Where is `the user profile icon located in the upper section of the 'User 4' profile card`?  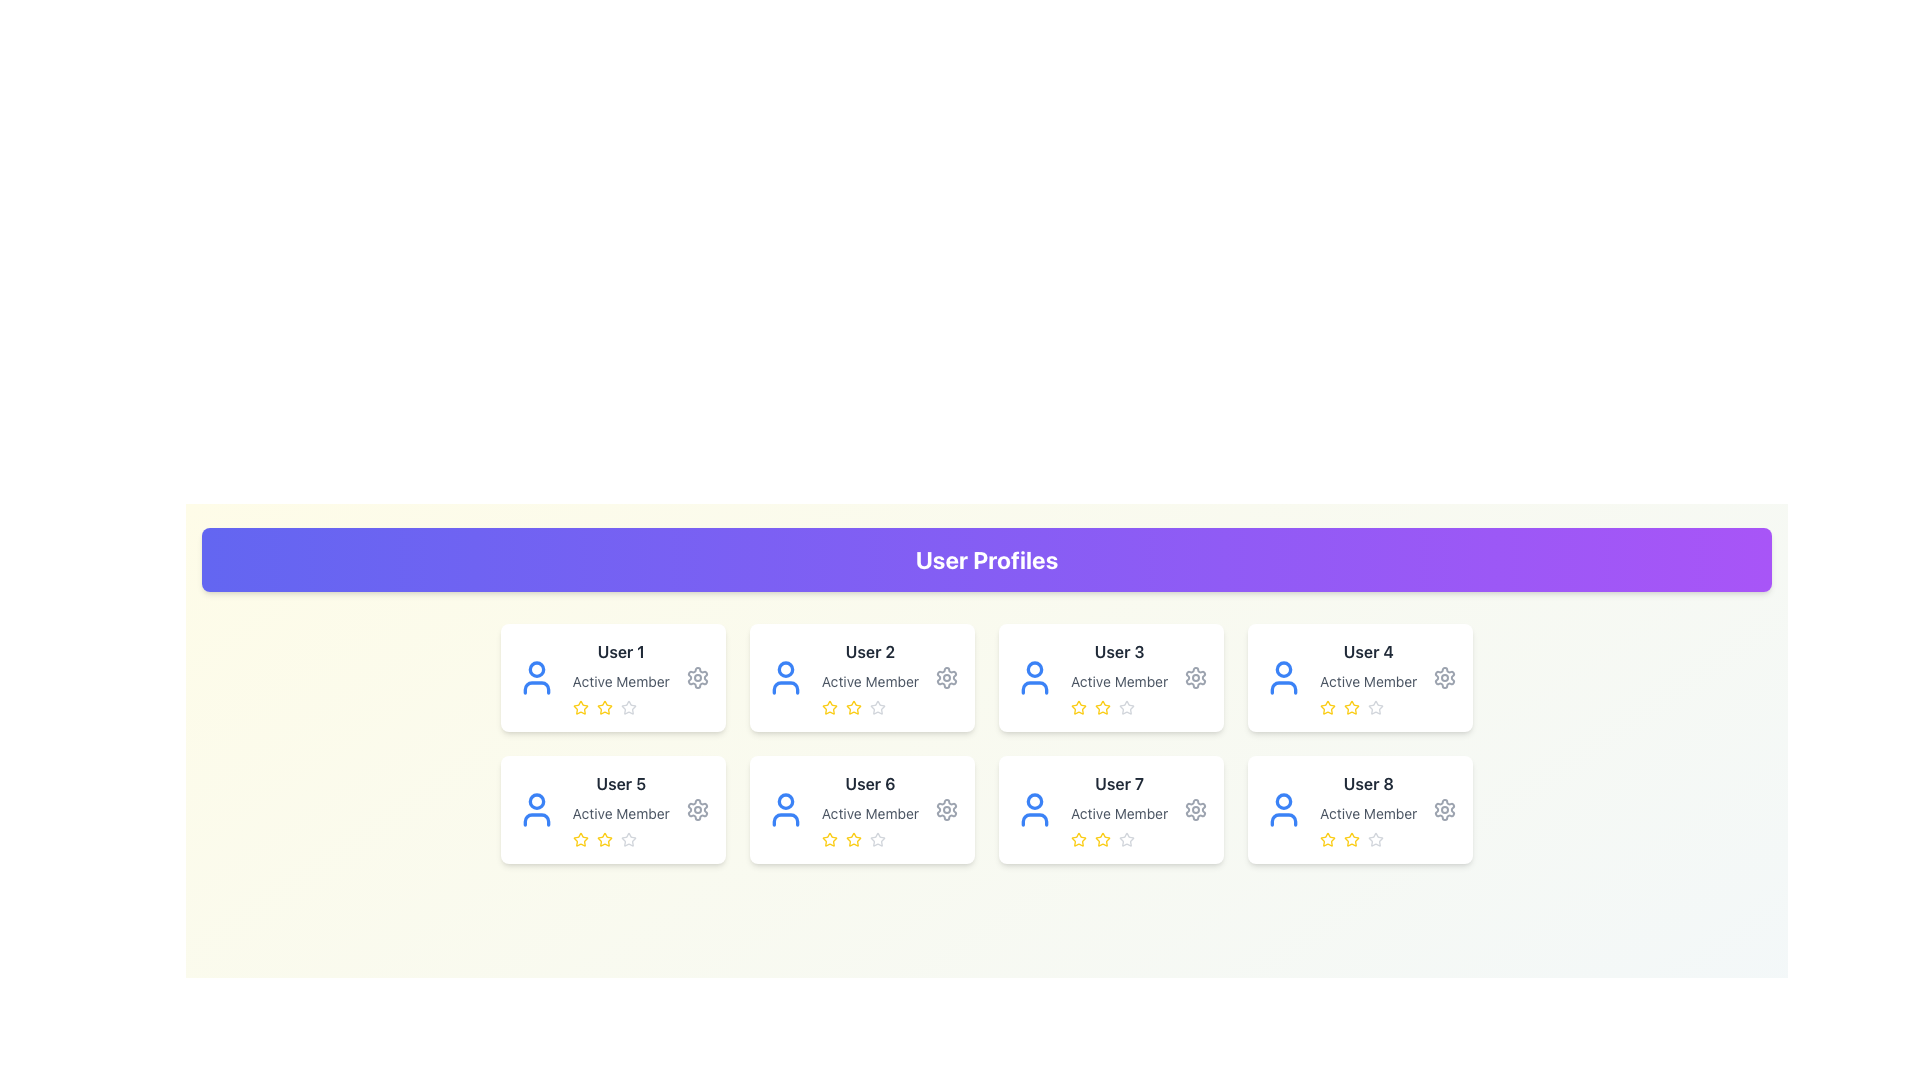
the user profile icon located in the upper section of the 'User 4' profile card is located at coordinates (1284, 669).